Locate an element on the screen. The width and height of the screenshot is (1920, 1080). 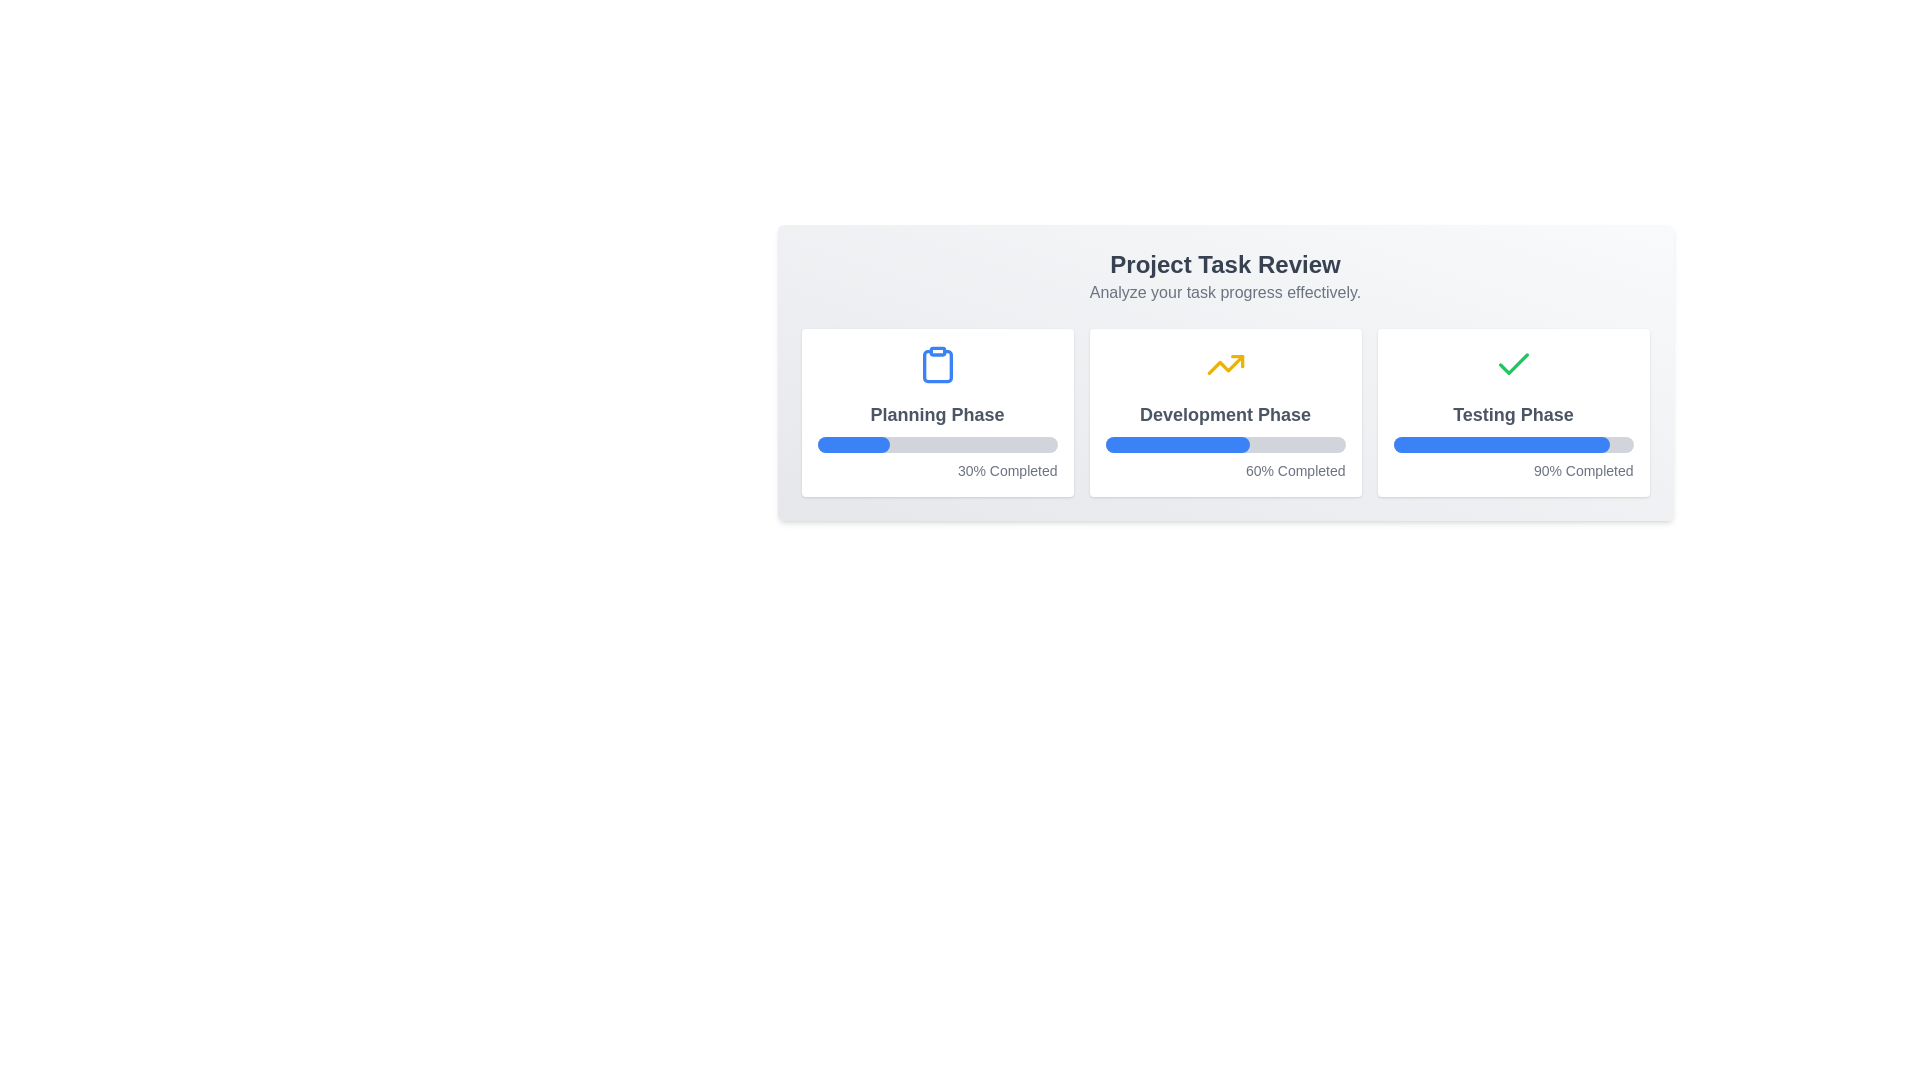
the progress represented by the Progress indicator located within the 'Development Phase' progress bar, which is filled to approximately 60% is located at coordinates (1177, 443).